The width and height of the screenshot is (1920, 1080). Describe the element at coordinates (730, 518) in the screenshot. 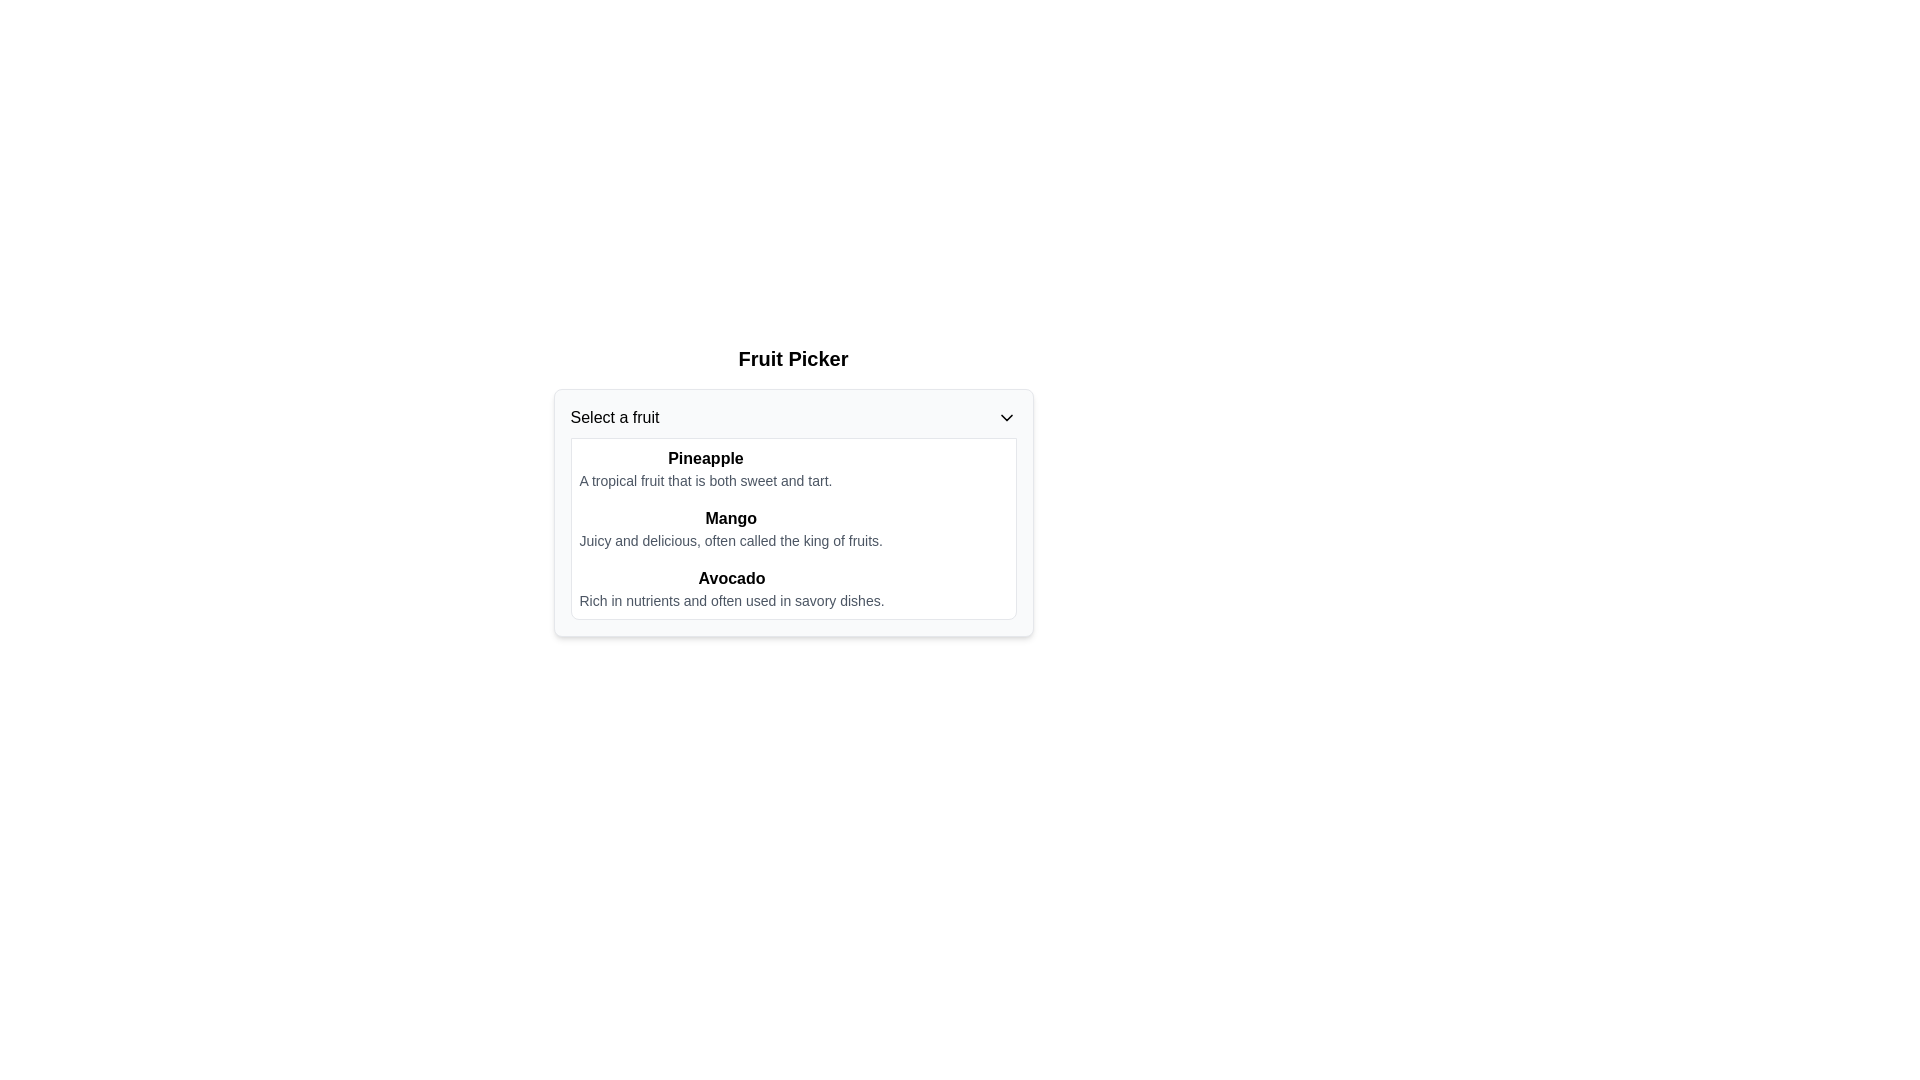

I see `the bold-text label that serves as the title for the fruit section, positioned above the description 'Juicy and delicious, often called the king of fruits.'` at that location.